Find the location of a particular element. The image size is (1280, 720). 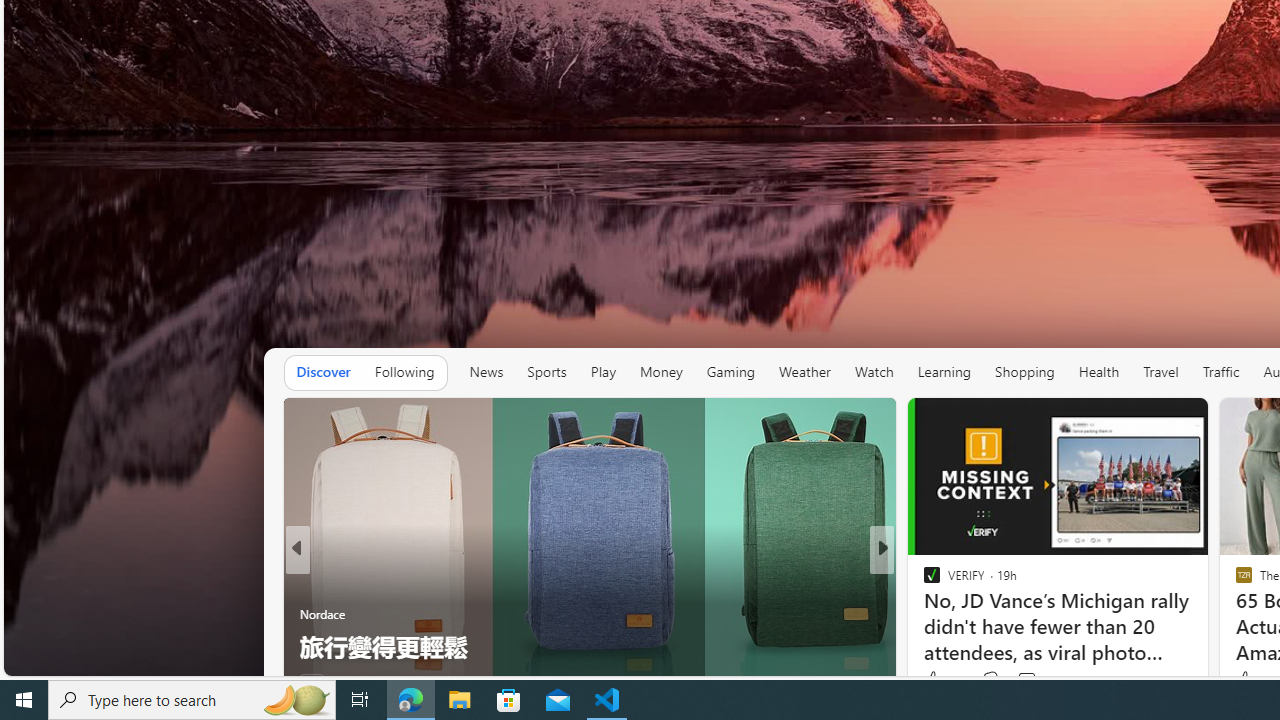

'Travel' is located at coordinates (1160, 372).